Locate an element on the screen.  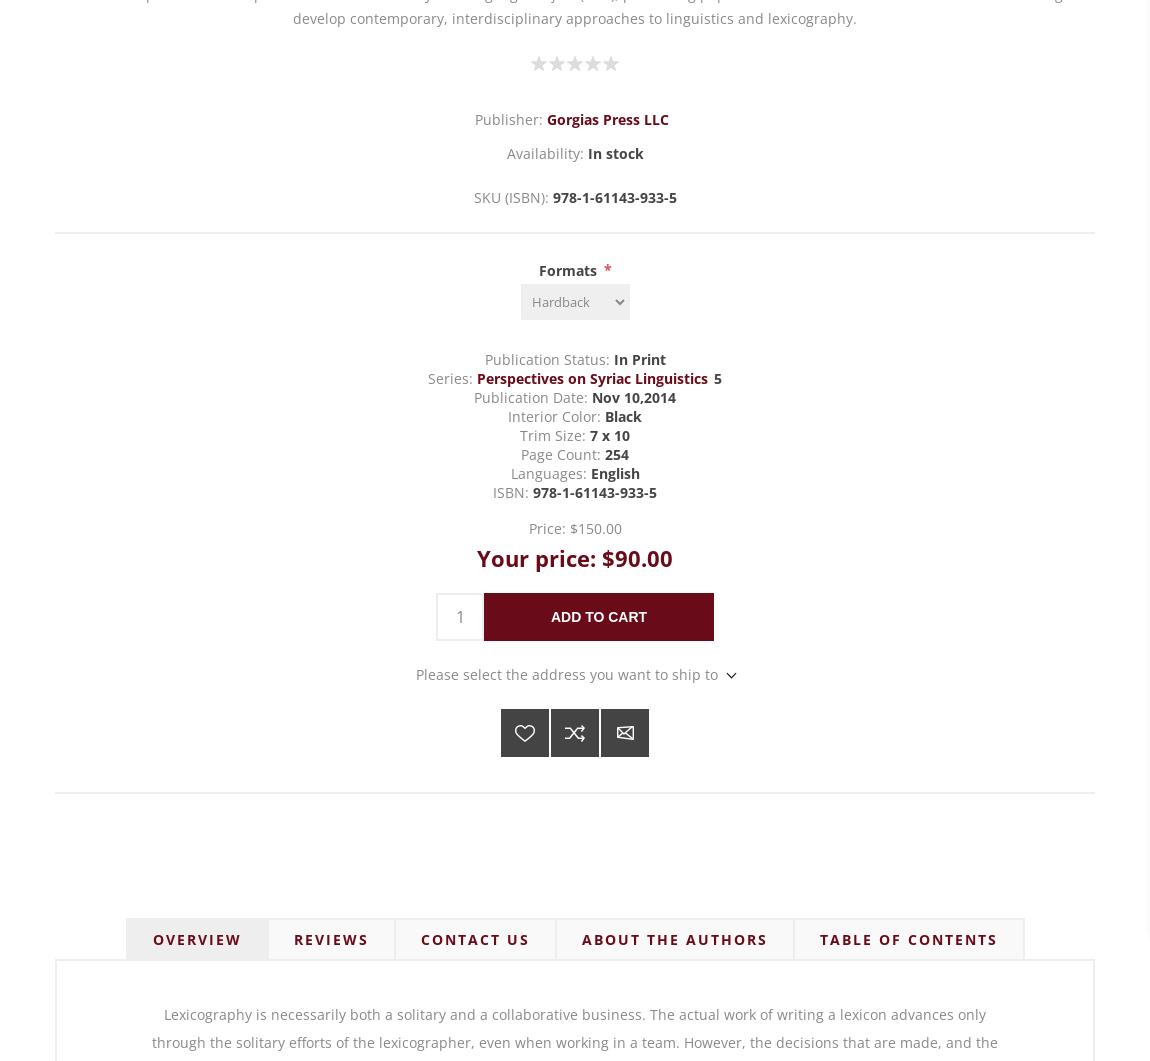
'ISBN:' is located at coordinates (510, 492).